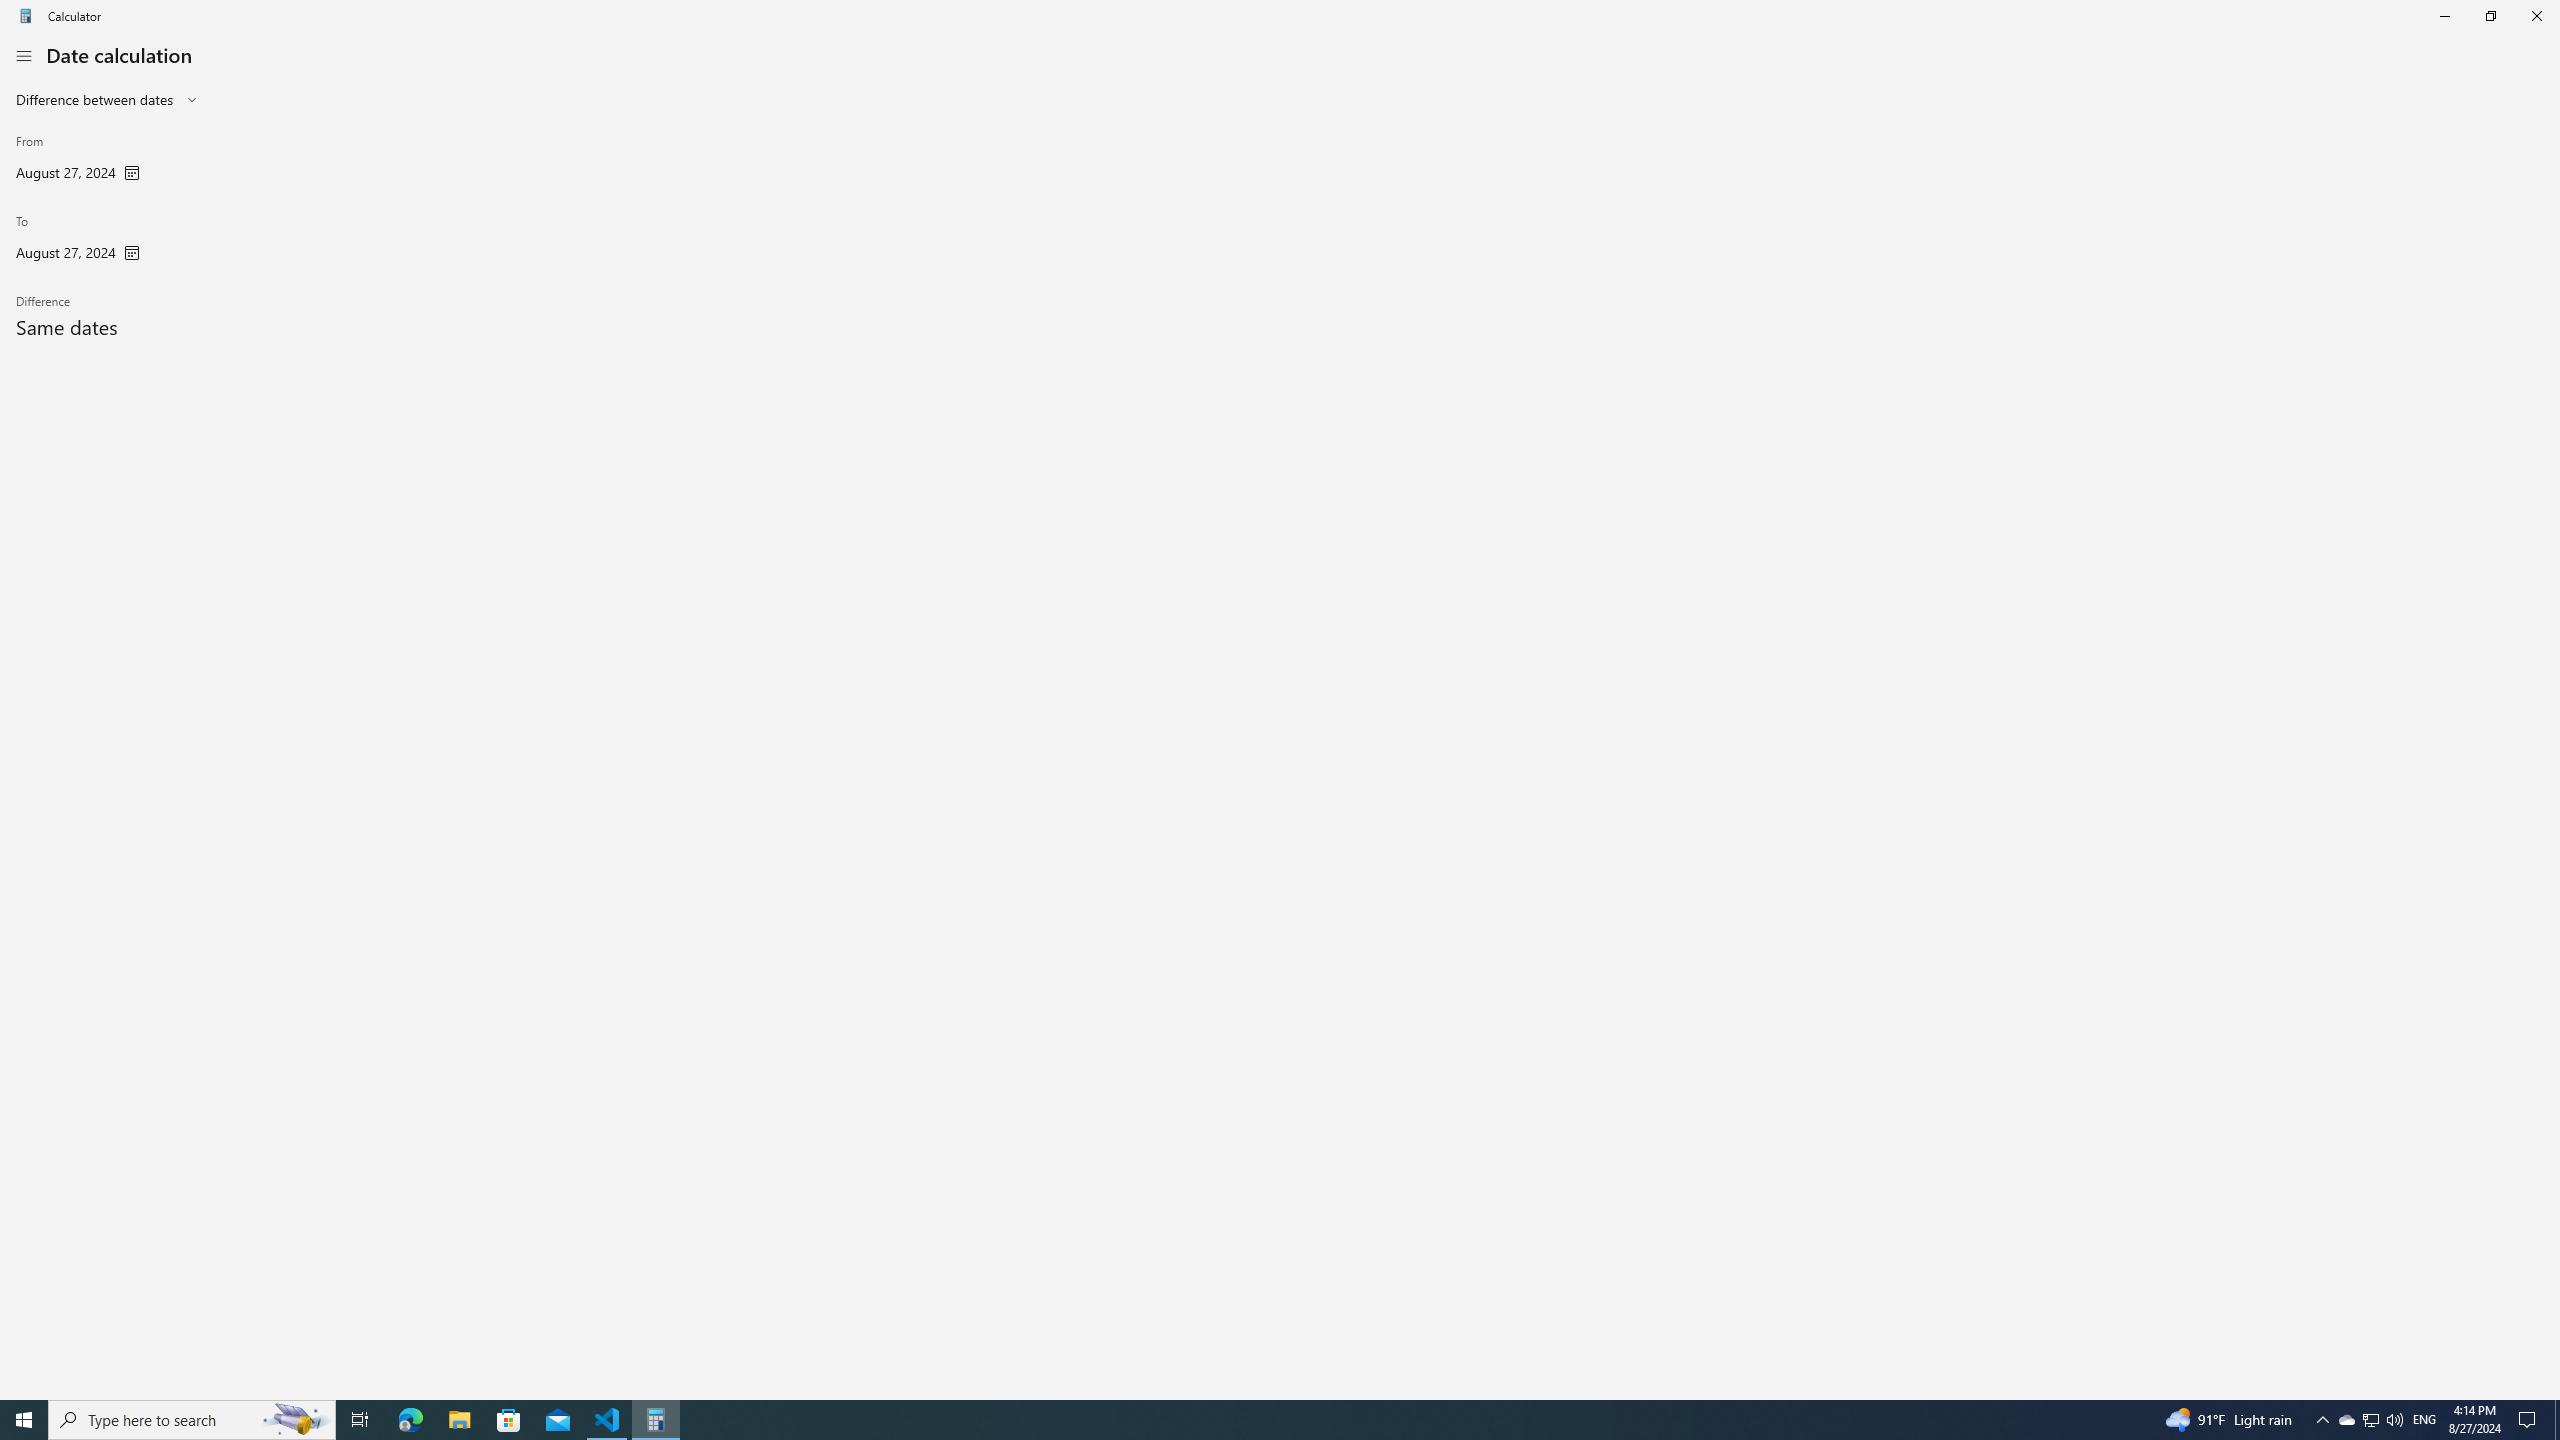 Image resolution: width=2560 pixels, height=1440 pixels. I want to click on 'Close Calculator', so click(2535, 15).